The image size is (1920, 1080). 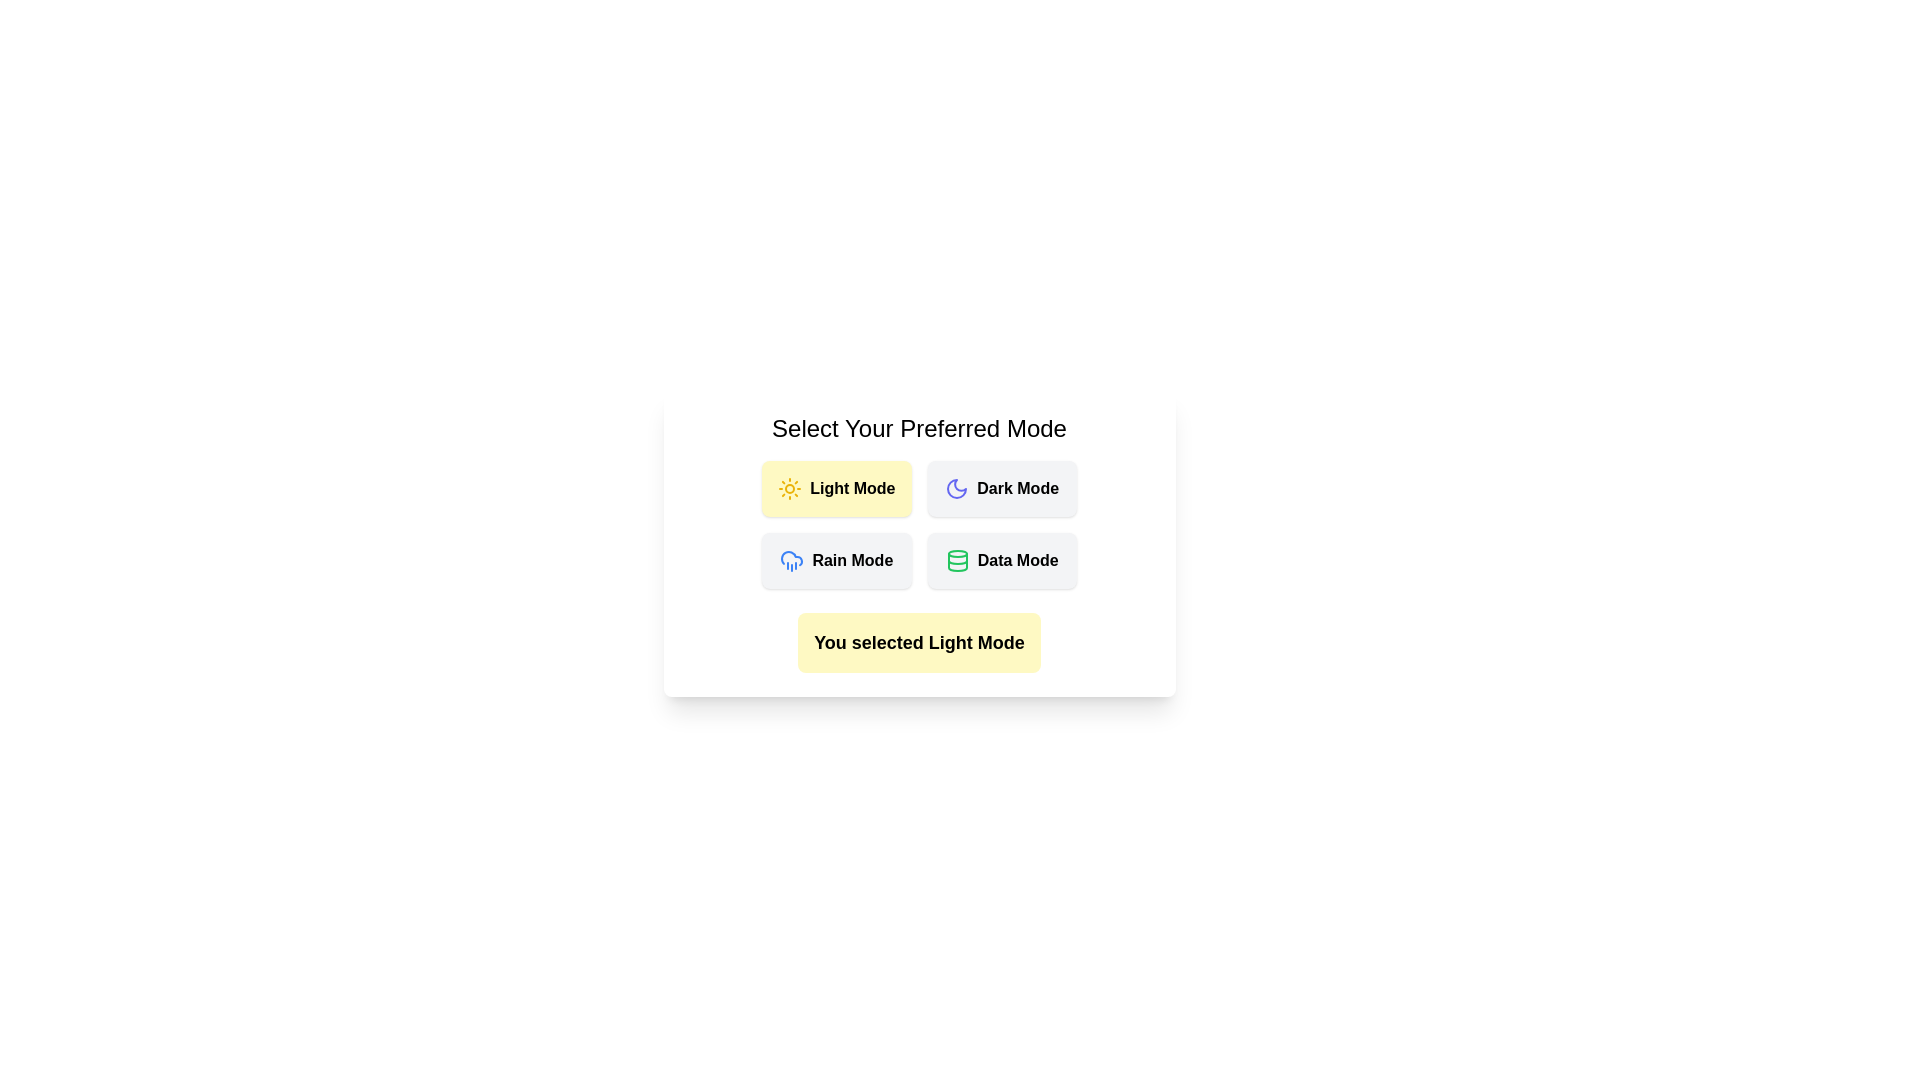 What do you see at coordinates (836, 560) in the screenshot?
I see `the 'Rain Mode' button, which is a light gray rectangular button with rounded corners featuring a blue cloud icon and black text, located in the lower left section of the mode selectors` at bounding box center [836, 560].